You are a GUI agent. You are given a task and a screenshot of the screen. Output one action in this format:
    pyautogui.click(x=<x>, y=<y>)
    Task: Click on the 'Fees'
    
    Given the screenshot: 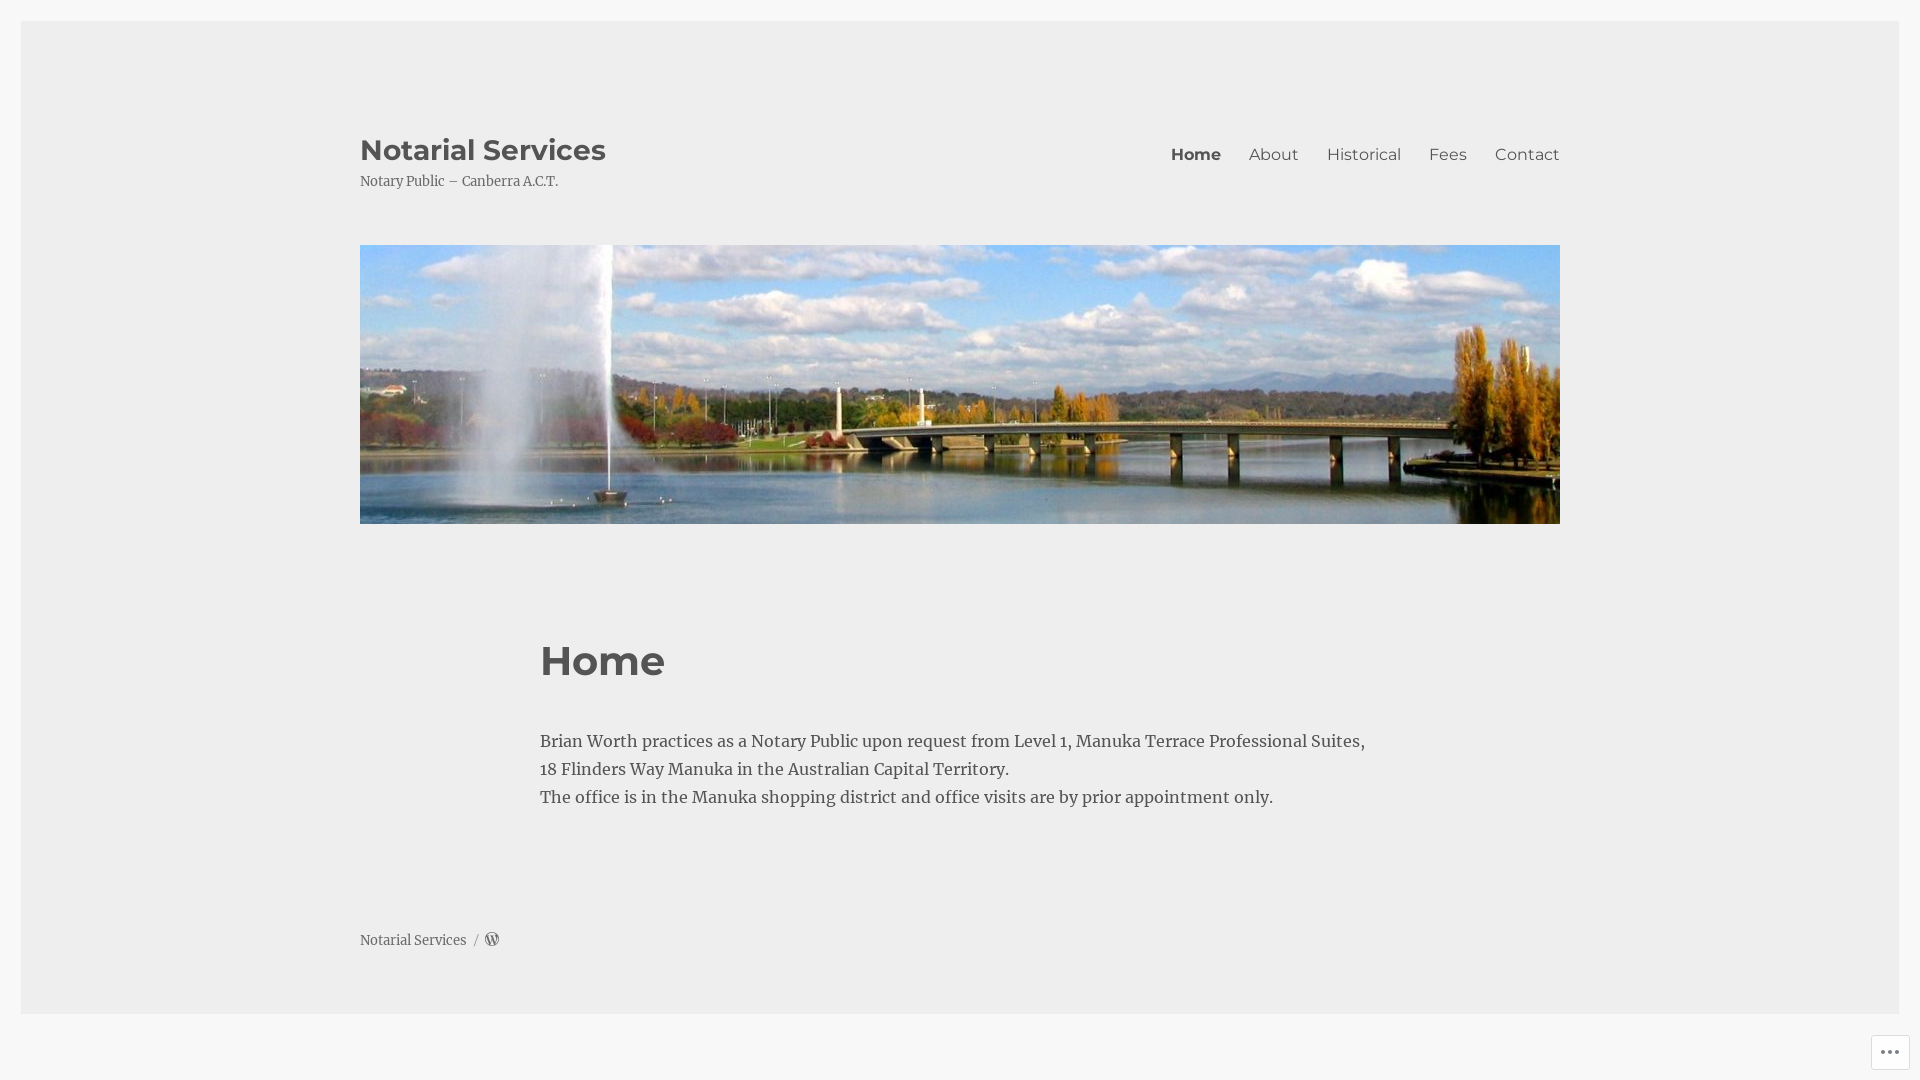 What is the action you would take?
    pyautogui.click(x=1448, y=153)
    